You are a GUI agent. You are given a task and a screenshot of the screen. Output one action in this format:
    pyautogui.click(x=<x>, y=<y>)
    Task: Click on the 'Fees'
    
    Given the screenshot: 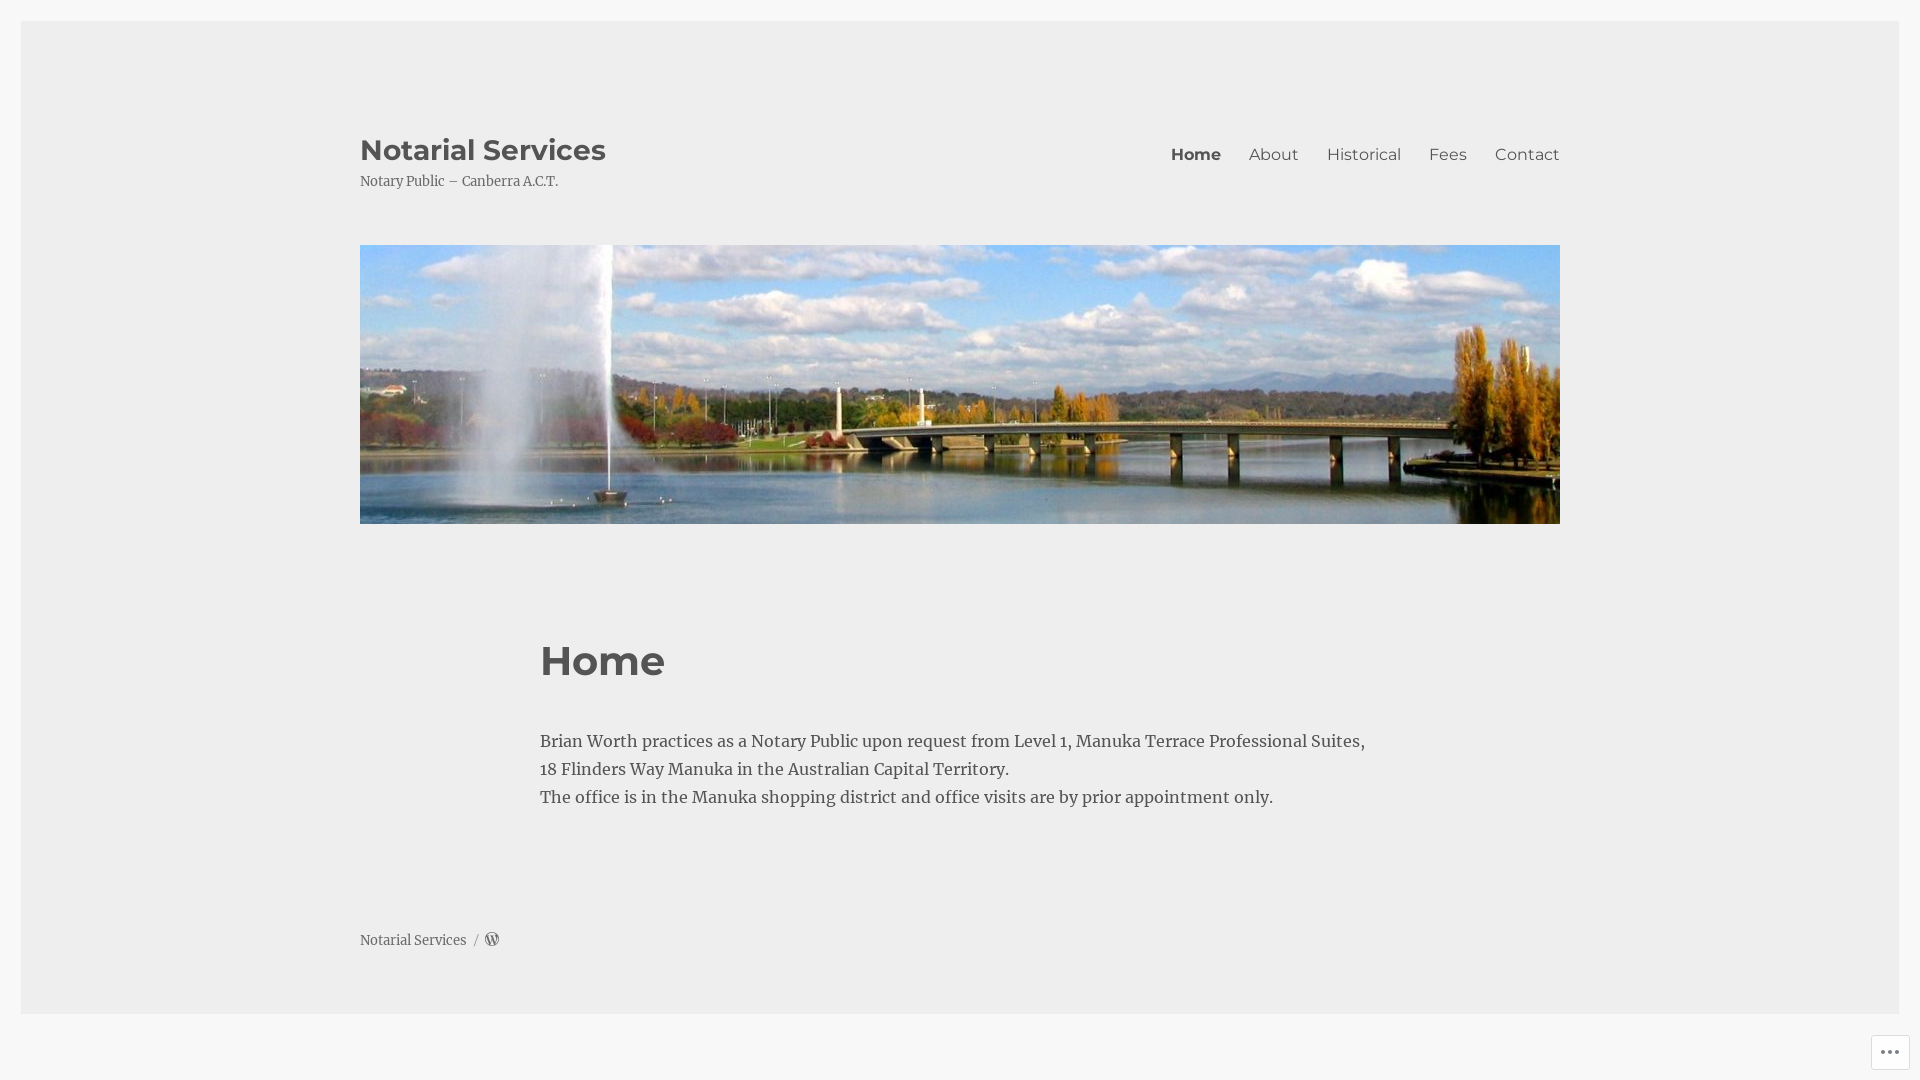 What is the action you would take?
    pyautogui.click(x=1448, y=153)
    